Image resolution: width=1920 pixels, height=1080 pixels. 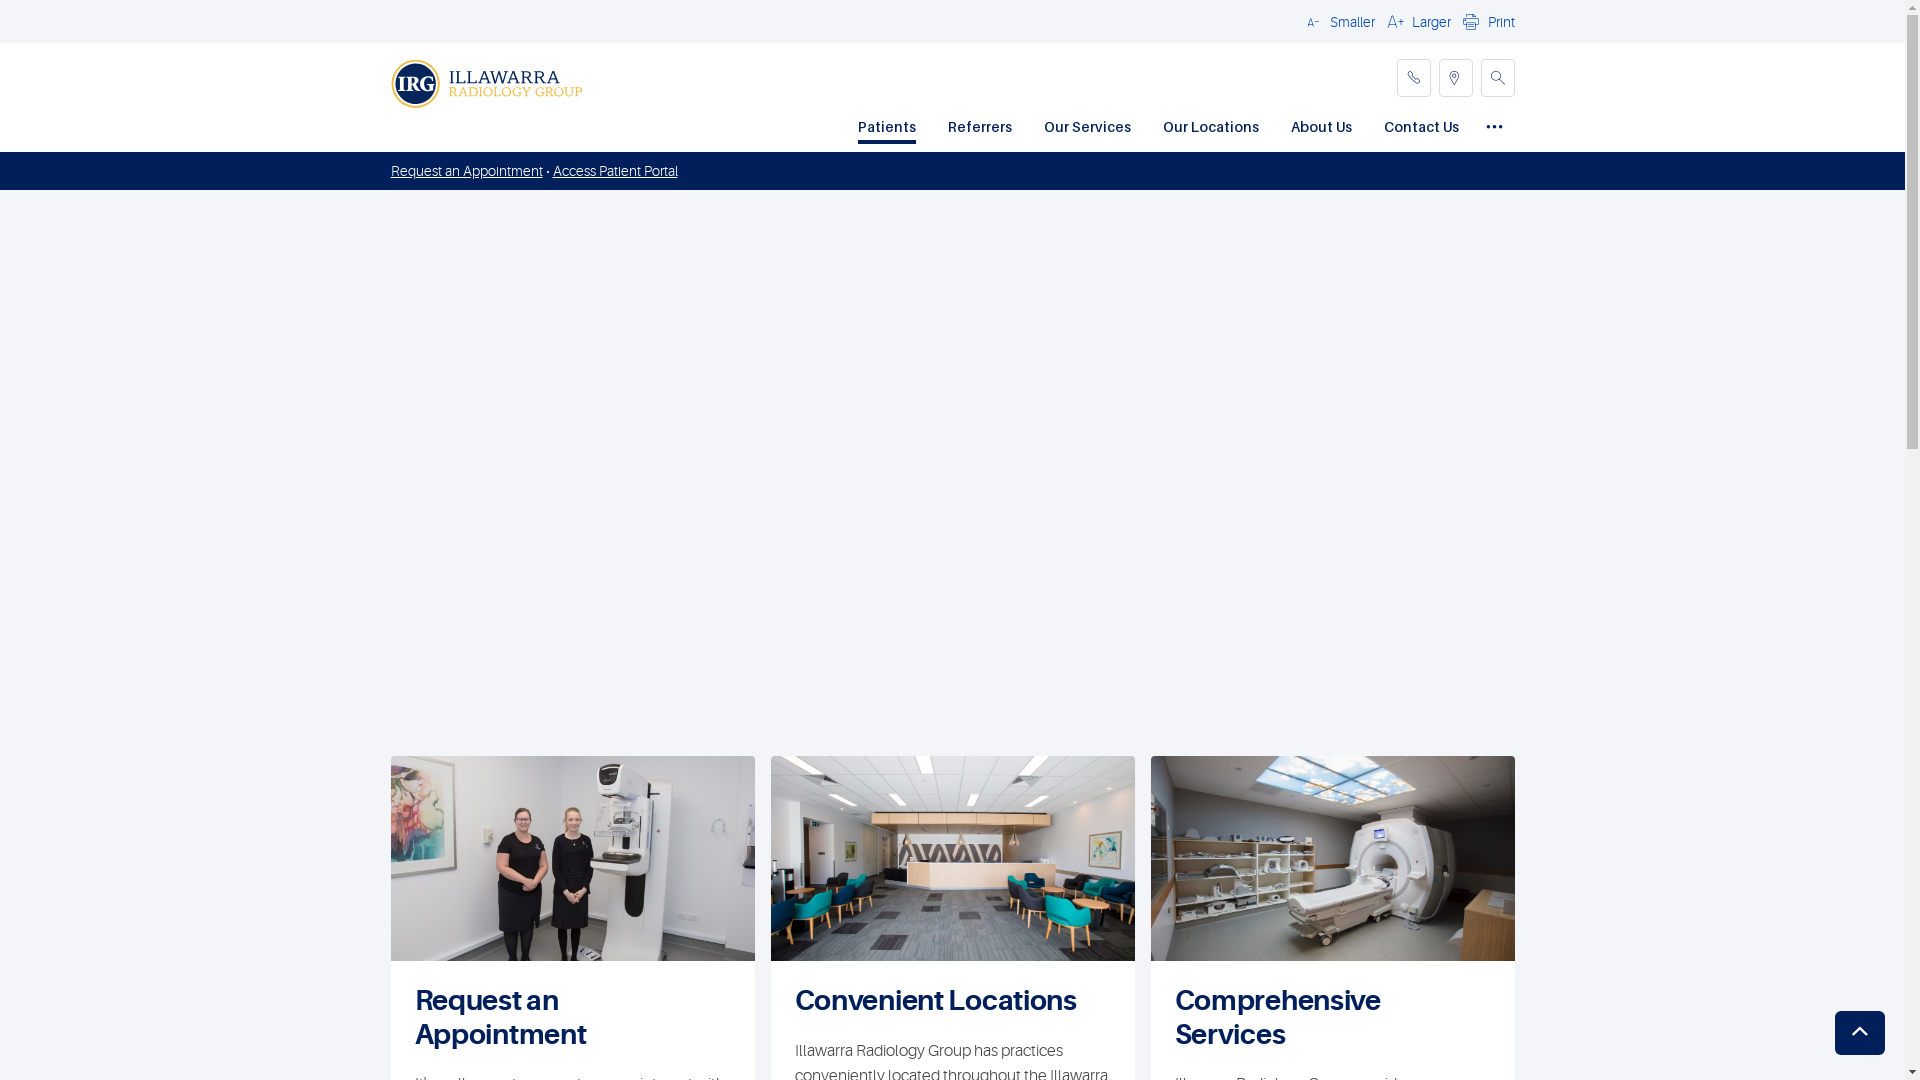 I want to click on 'Our Services', so click(x=1086, y=128).